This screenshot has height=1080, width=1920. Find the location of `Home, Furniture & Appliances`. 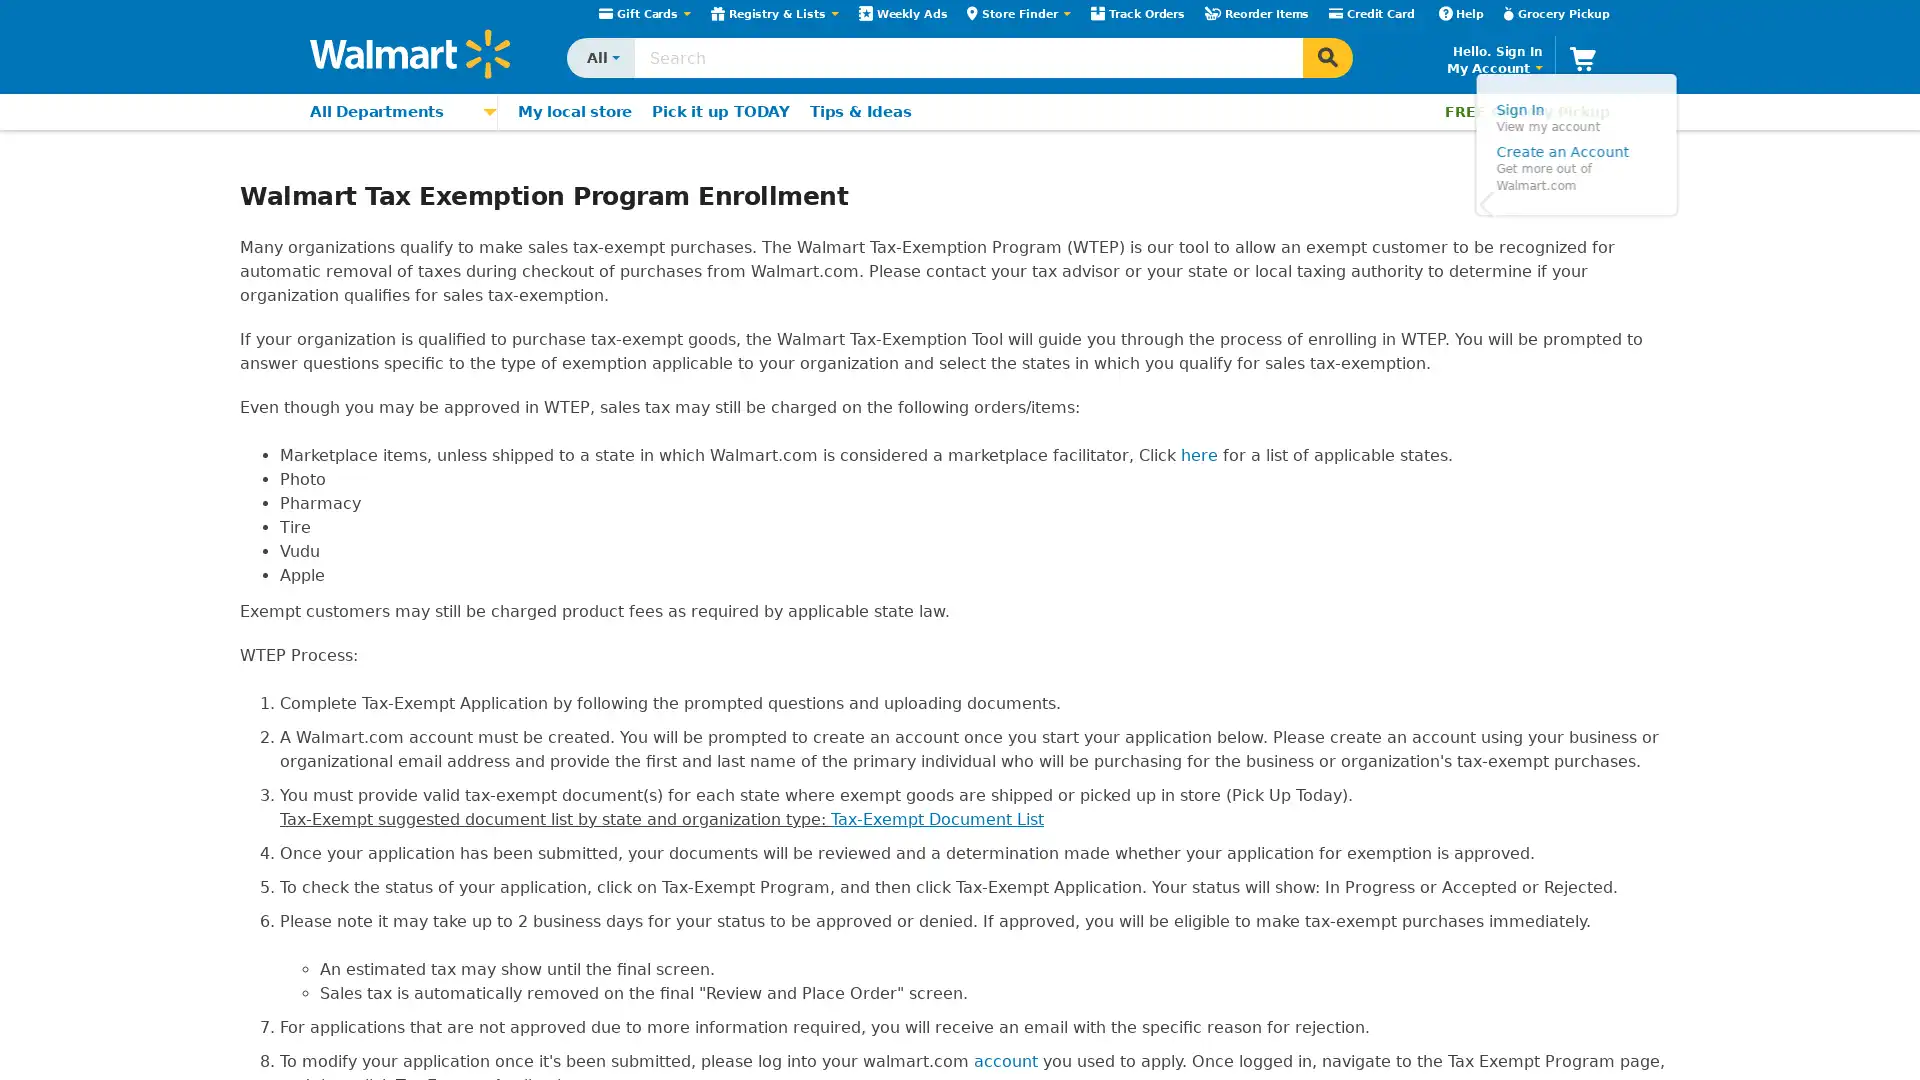

Home, Furniture & Appliances is located at coordinates (388, 245).